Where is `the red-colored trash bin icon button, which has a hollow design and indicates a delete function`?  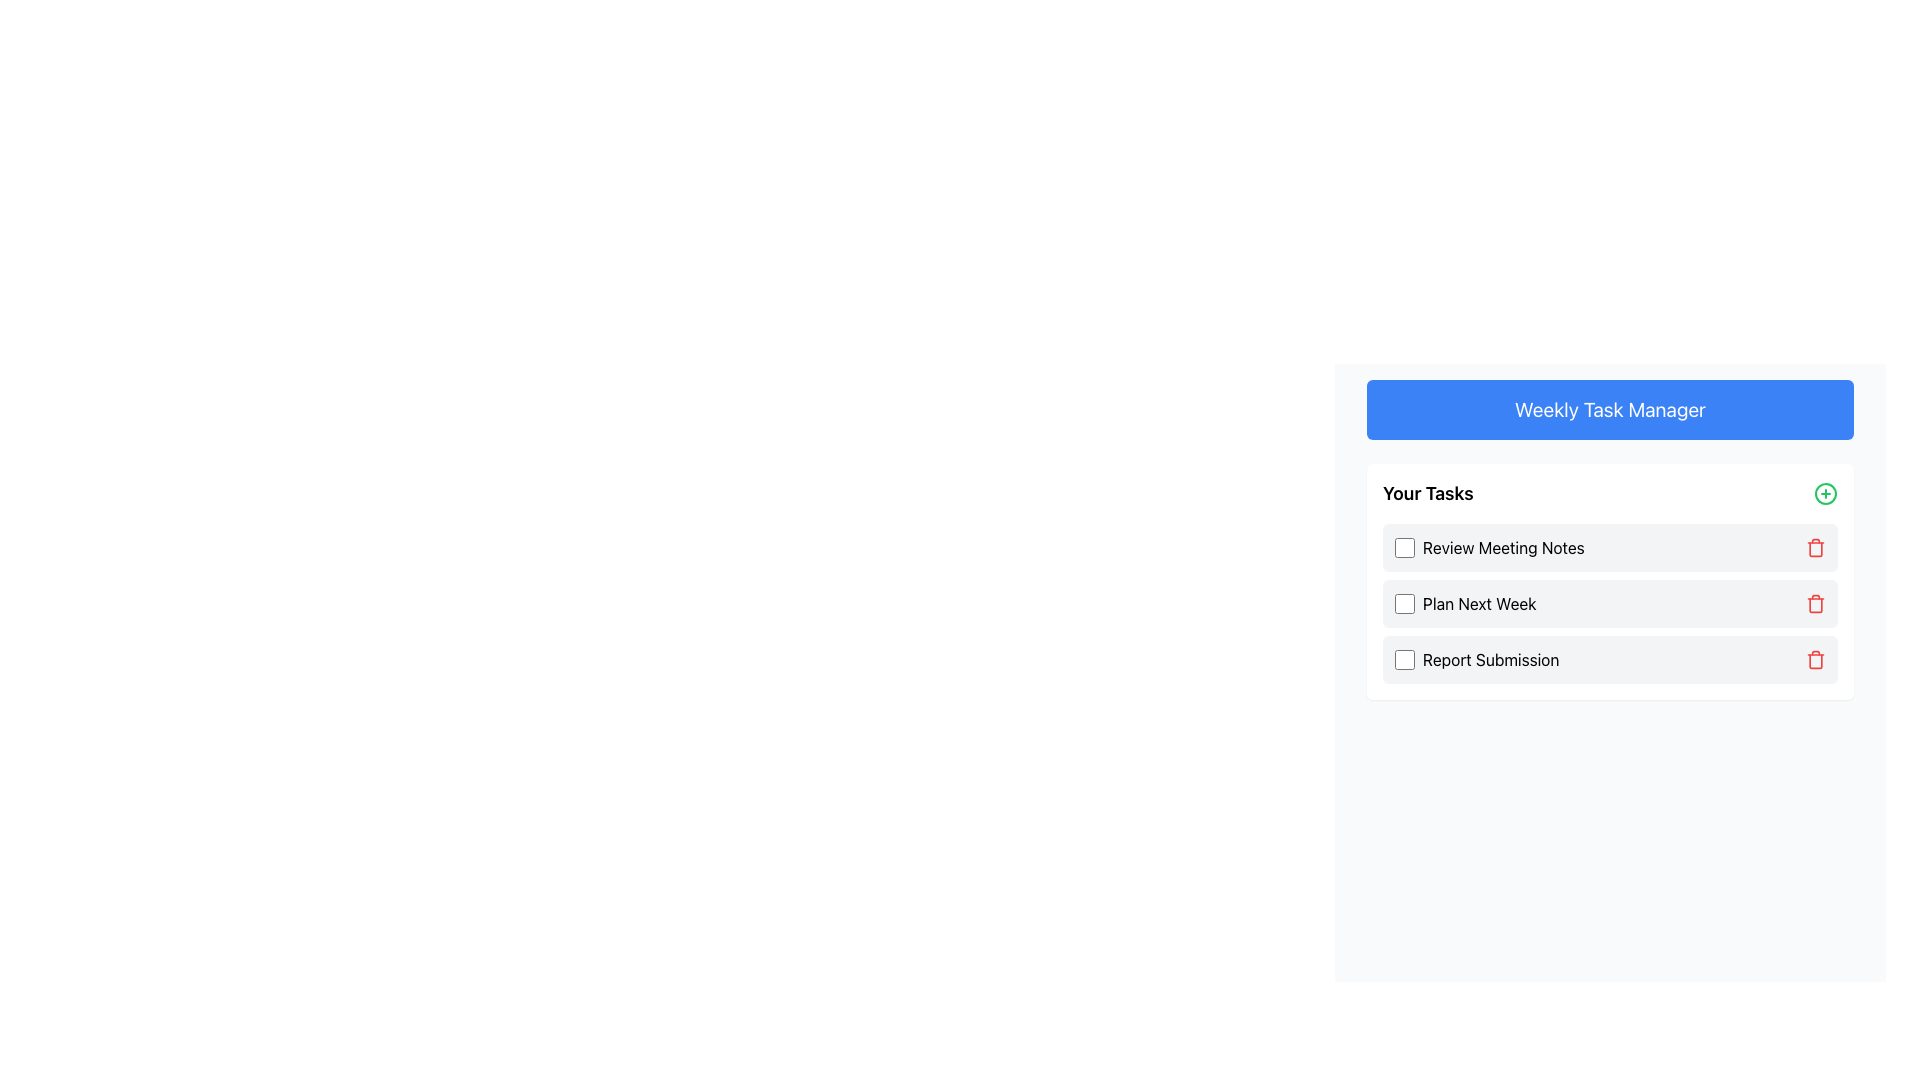
the red-colored trash bin icon button, which has a hollow design and indicates a delete function is located at coordinates (1815, 547).